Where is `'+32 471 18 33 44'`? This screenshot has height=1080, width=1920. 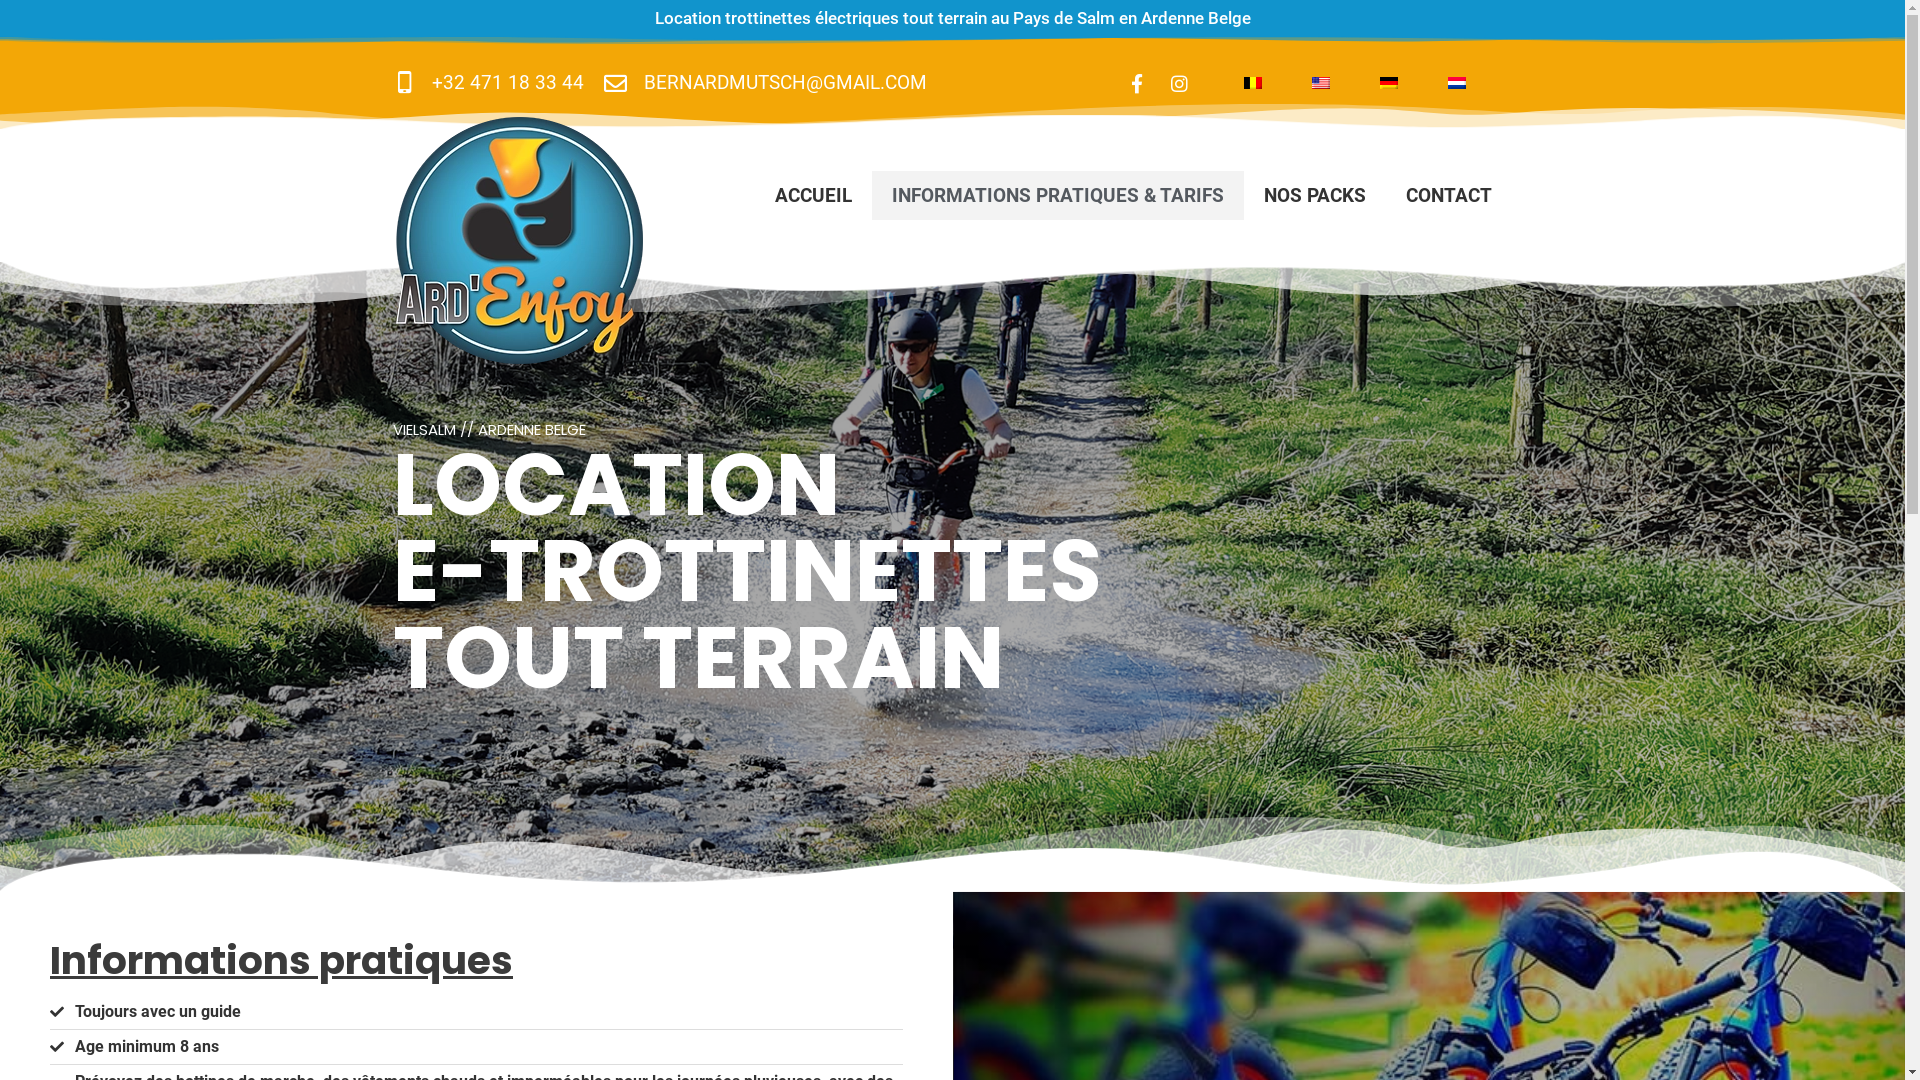 '+32 471 18 33 44' is located at coordinates (392, 82).